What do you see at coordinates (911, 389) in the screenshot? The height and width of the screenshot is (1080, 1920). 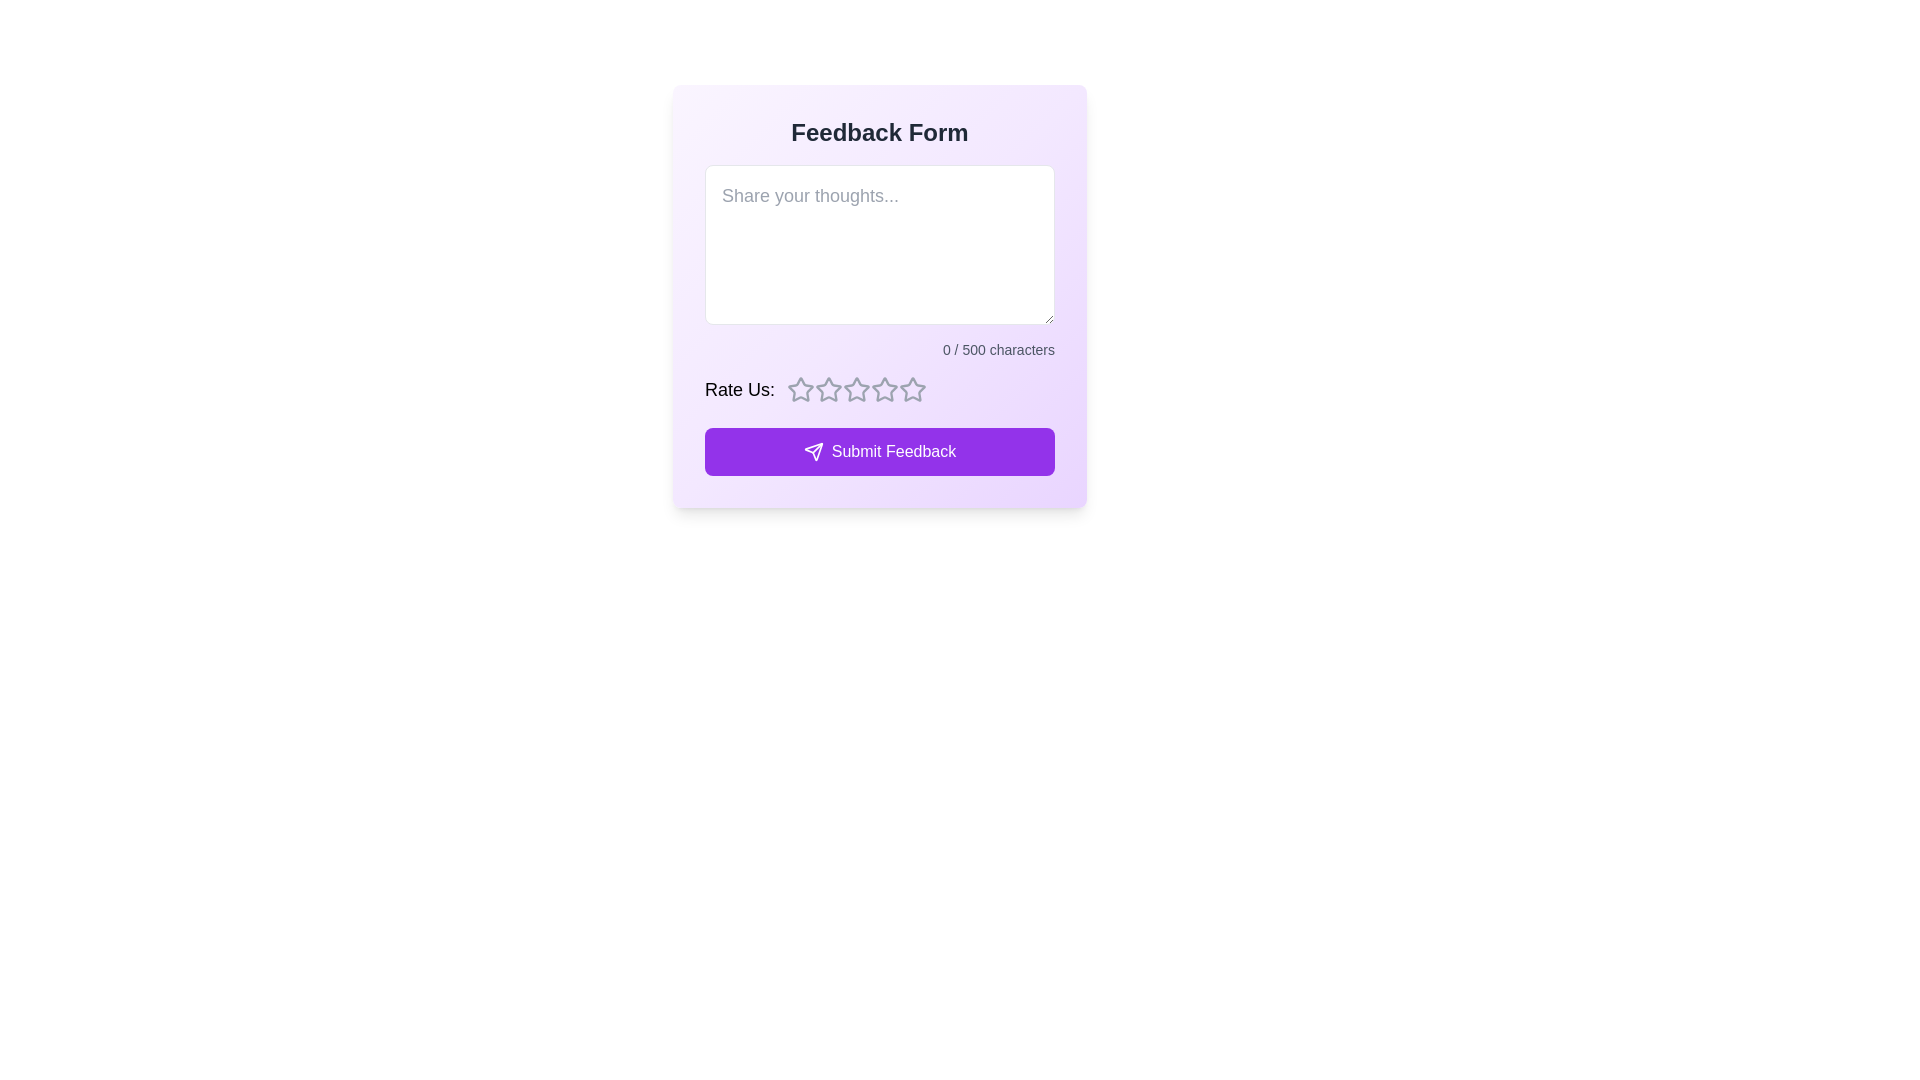 I see `the fourth star in the Rating Component located beneath the text 'Rate Us:' on the feedback form` at bounding box center [911, 389].